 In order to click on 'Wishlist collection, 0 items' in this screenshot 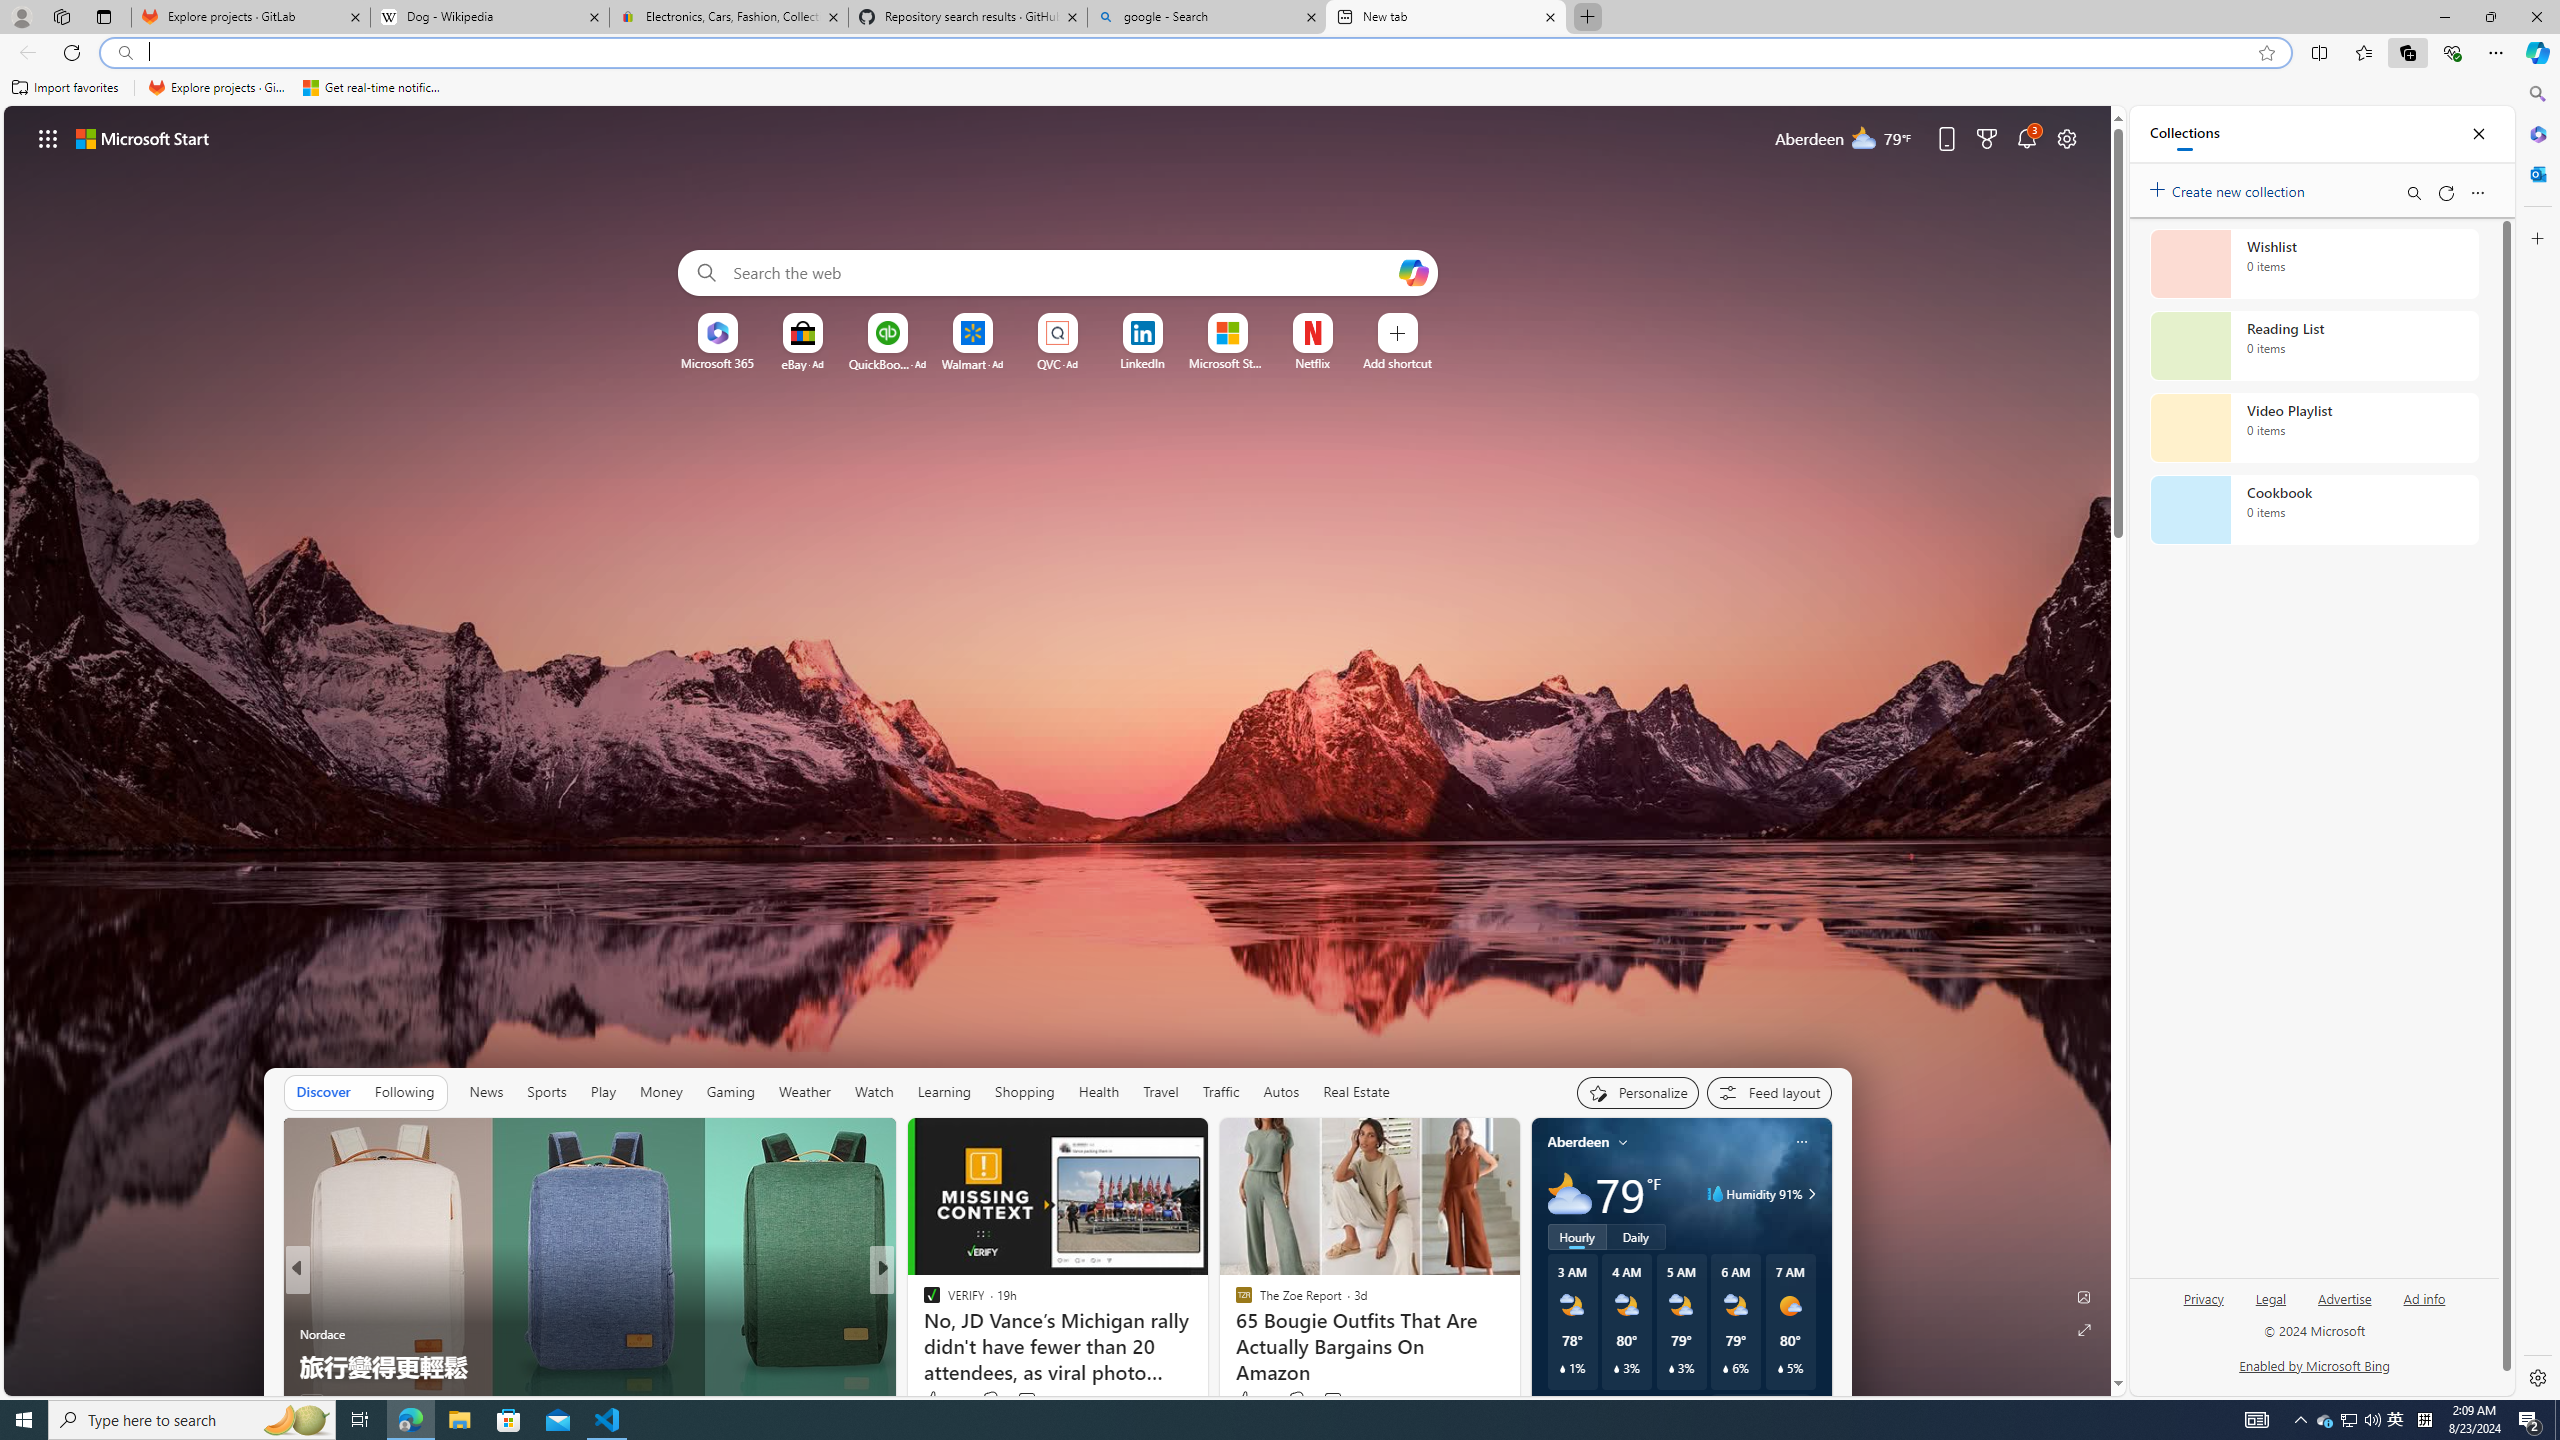, I will do `click(2314, 264)`.